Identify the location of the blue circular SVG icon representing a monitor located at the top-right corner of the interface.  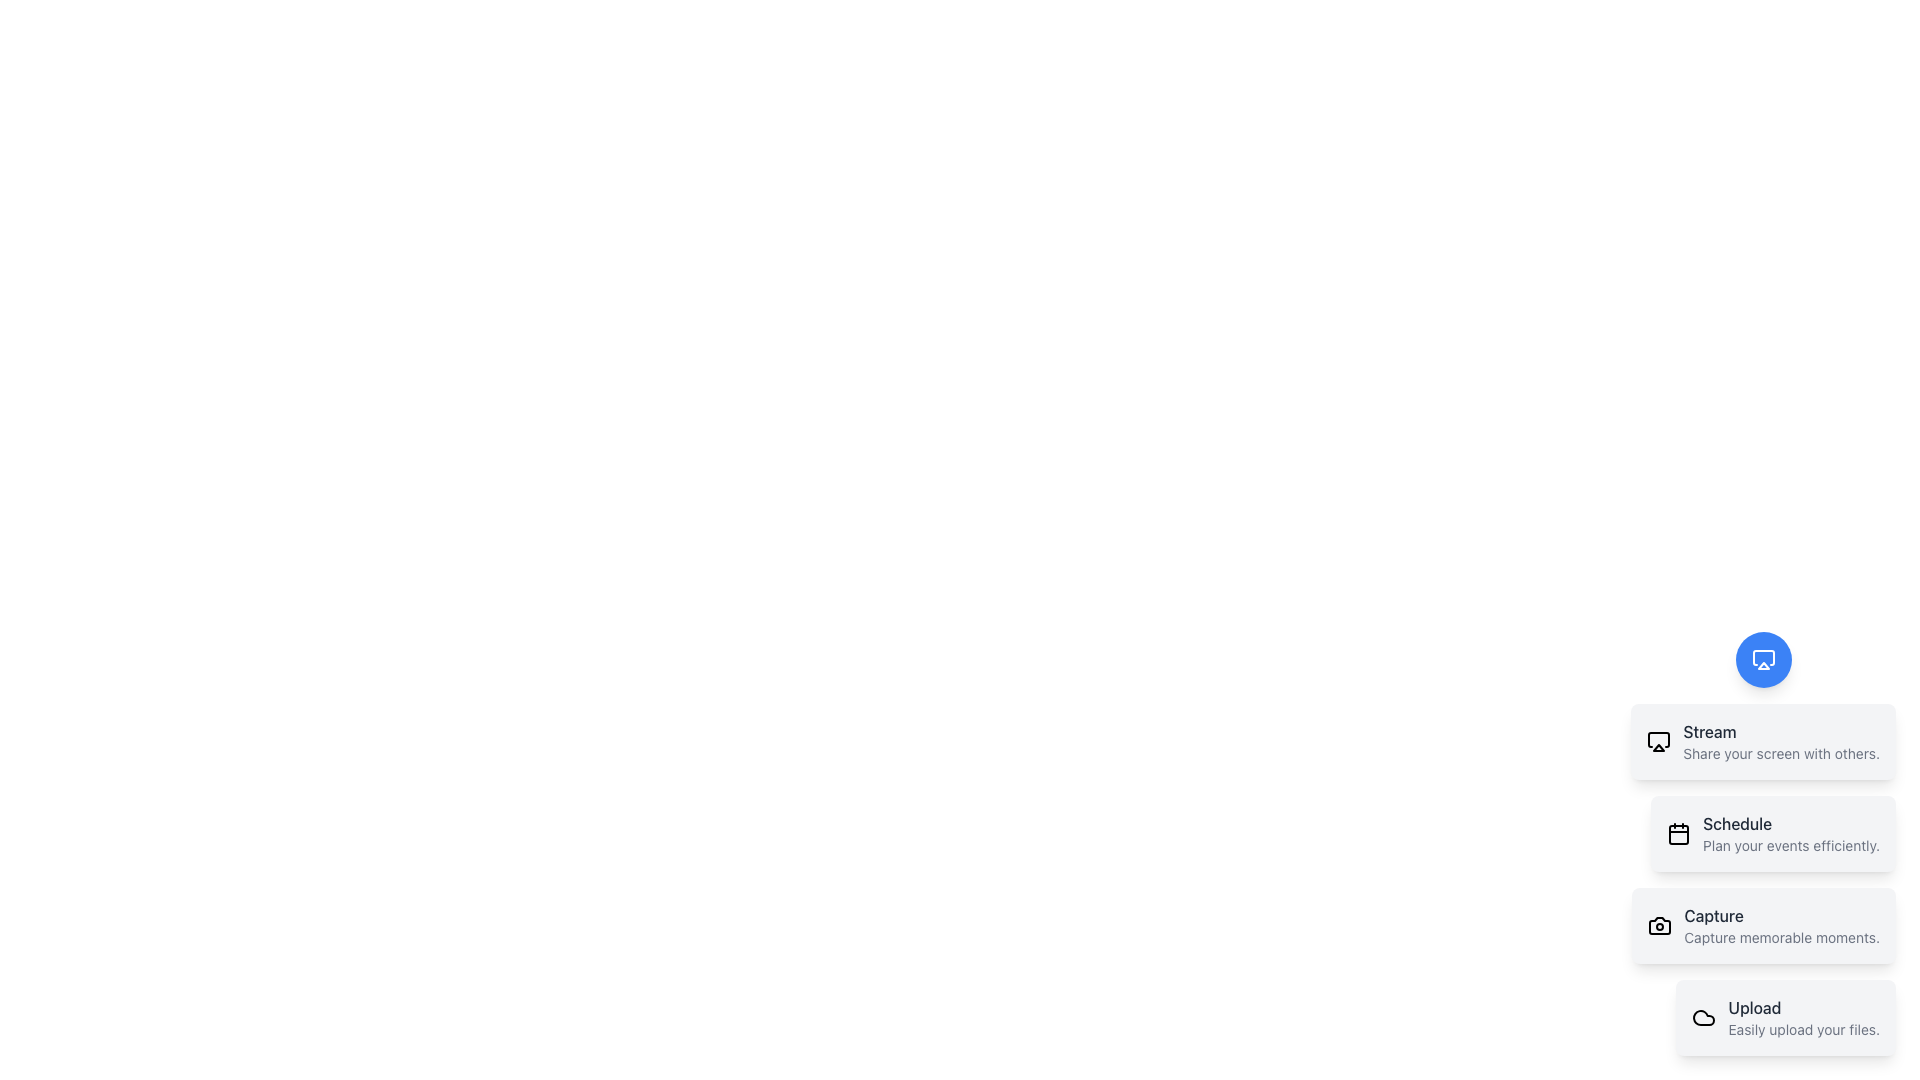
(1763, 659).